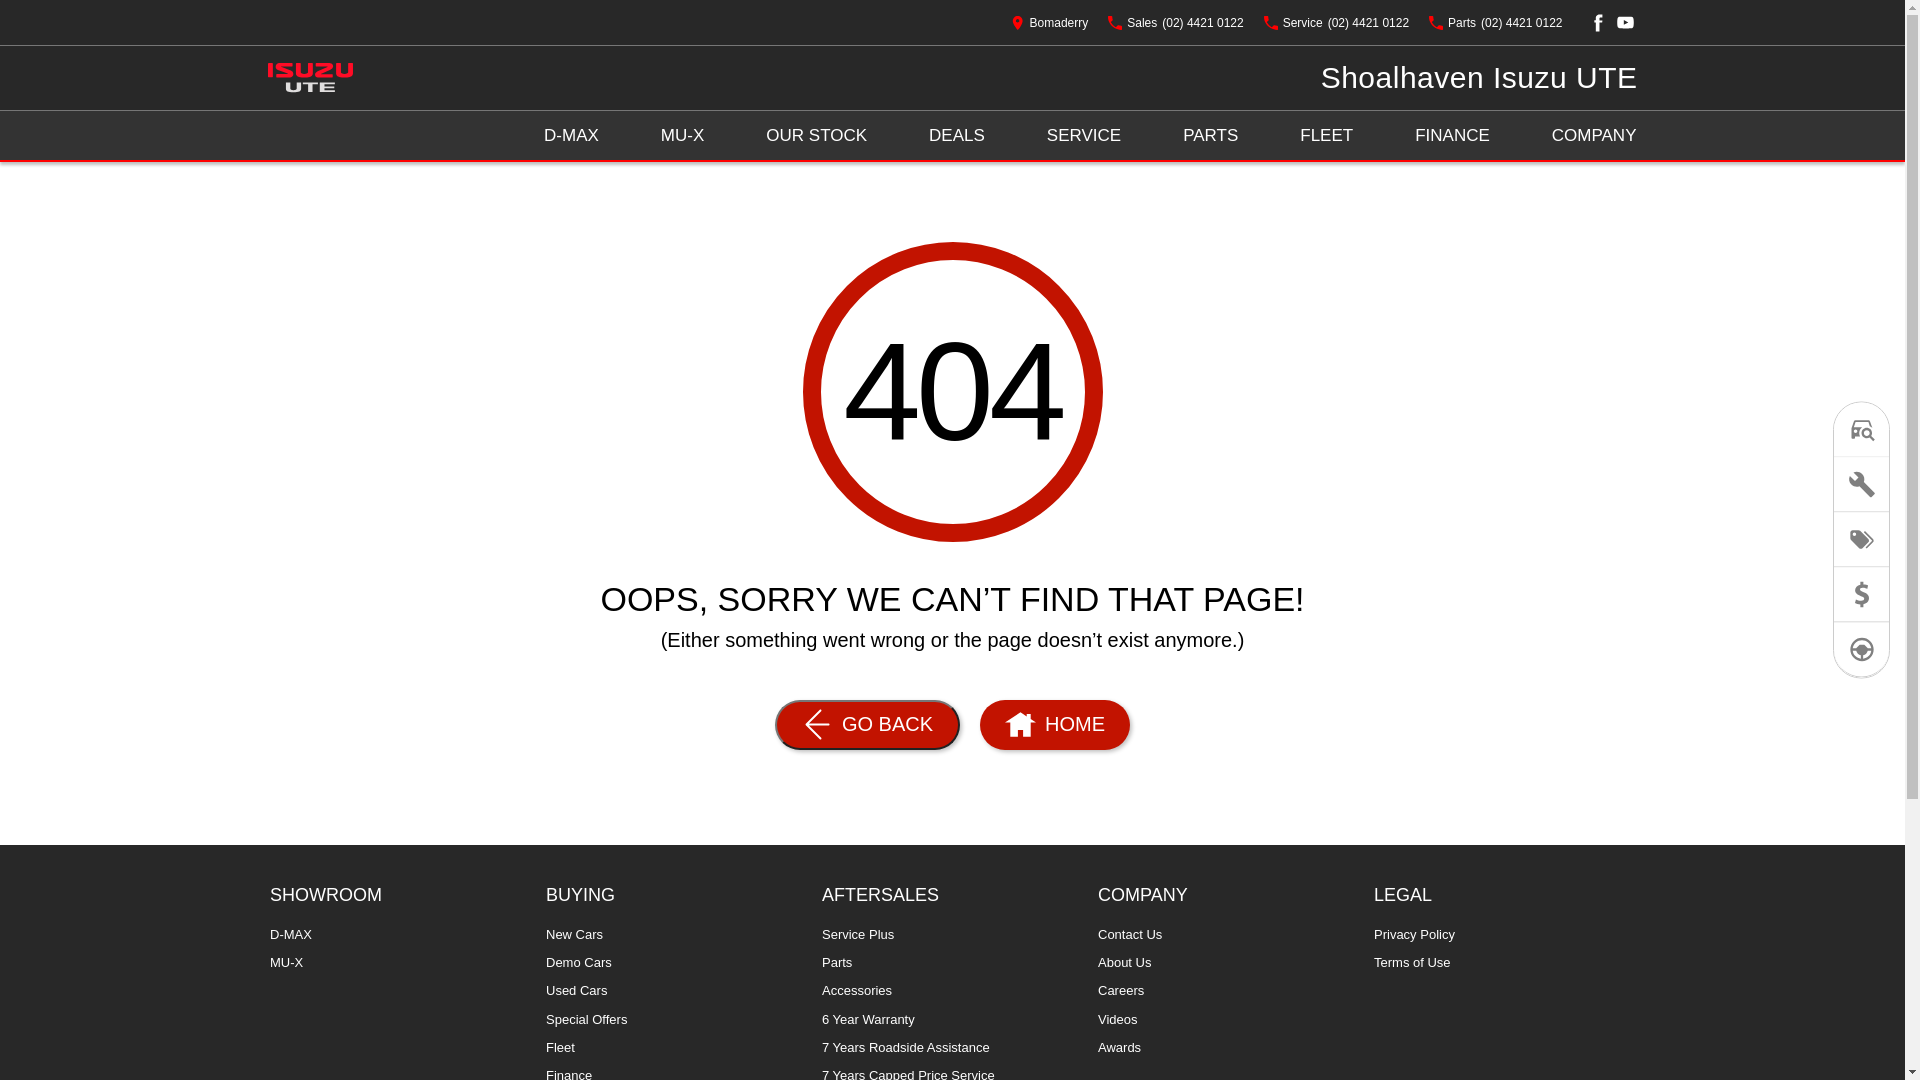 This screenshot has height=1080, width=1920. I want to click on 'Terms of Use', so click(1411, 962).